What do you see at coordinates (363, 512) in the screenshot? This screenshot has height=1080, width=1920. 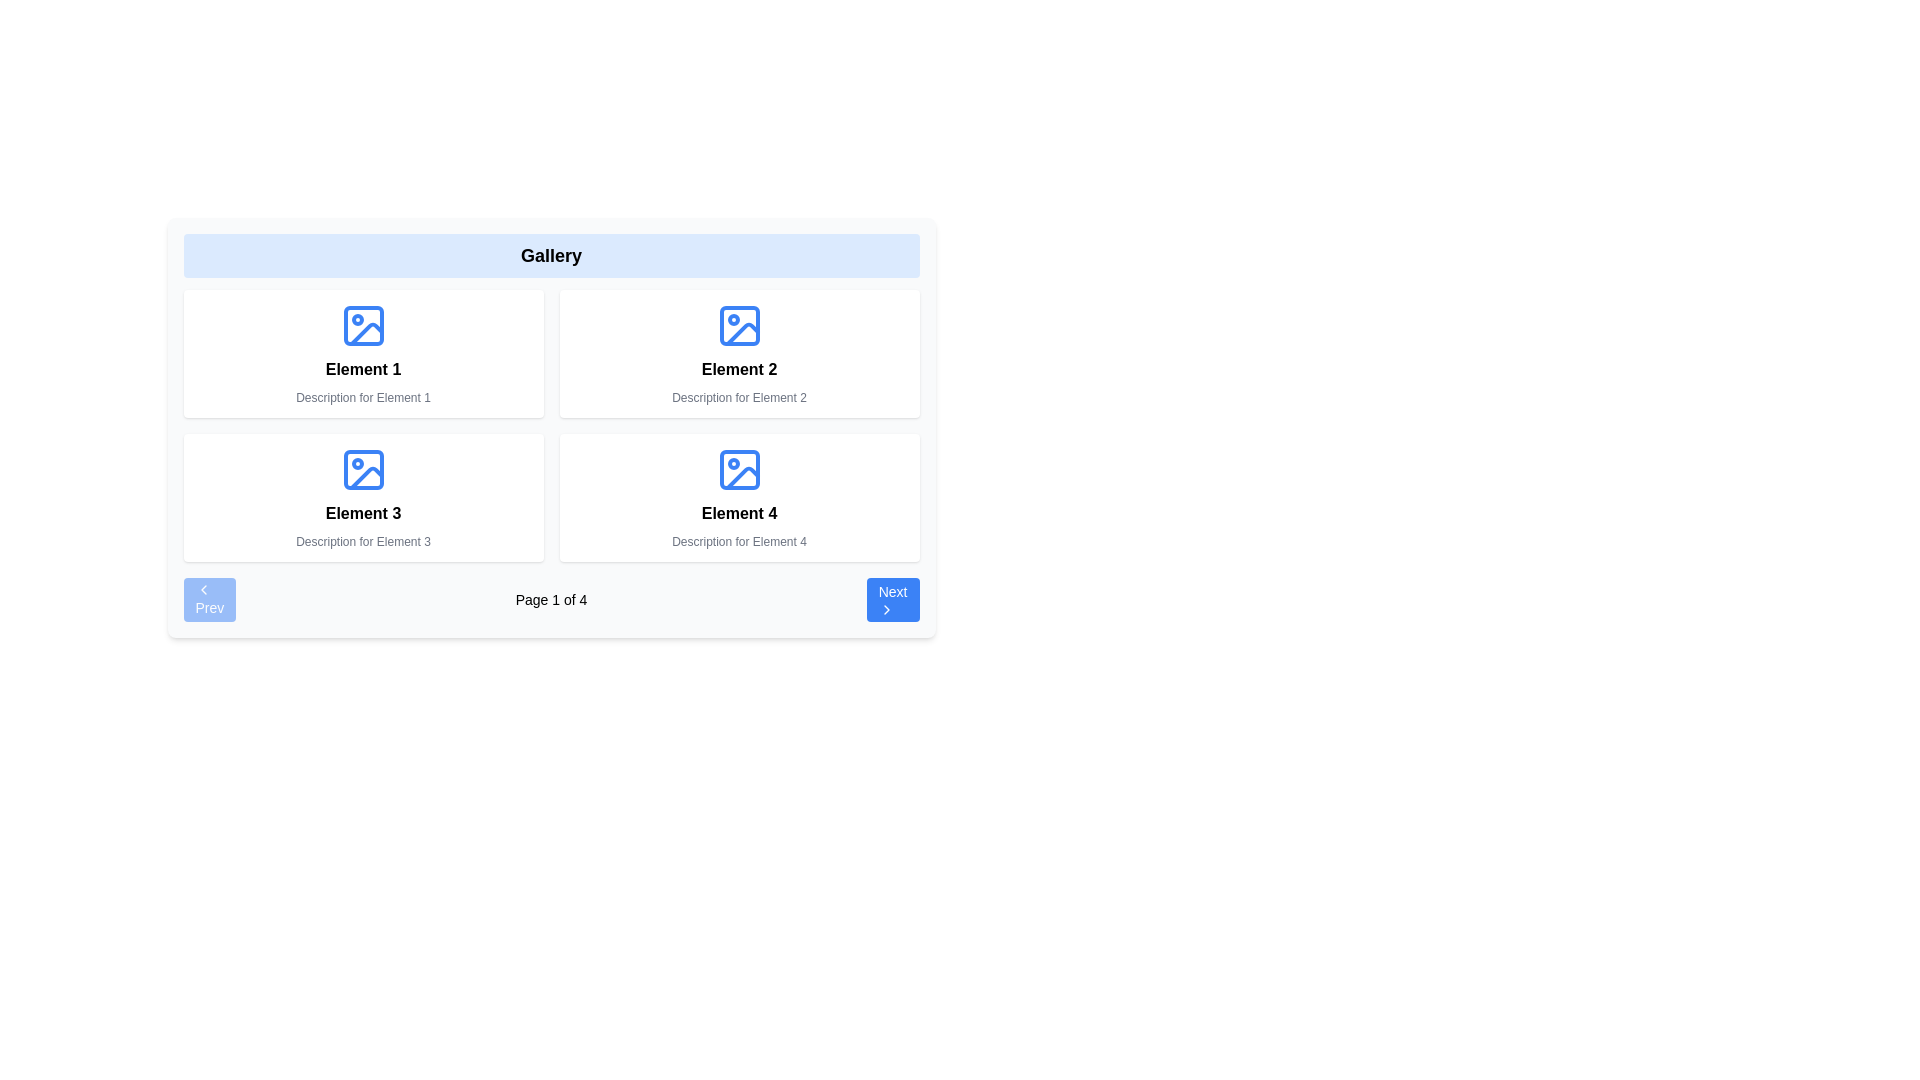 I see `the Text label located in the bottom-left quadrant of the grid, which identifies the associated icon and description for Element 3` at bounding box center [363, 512].